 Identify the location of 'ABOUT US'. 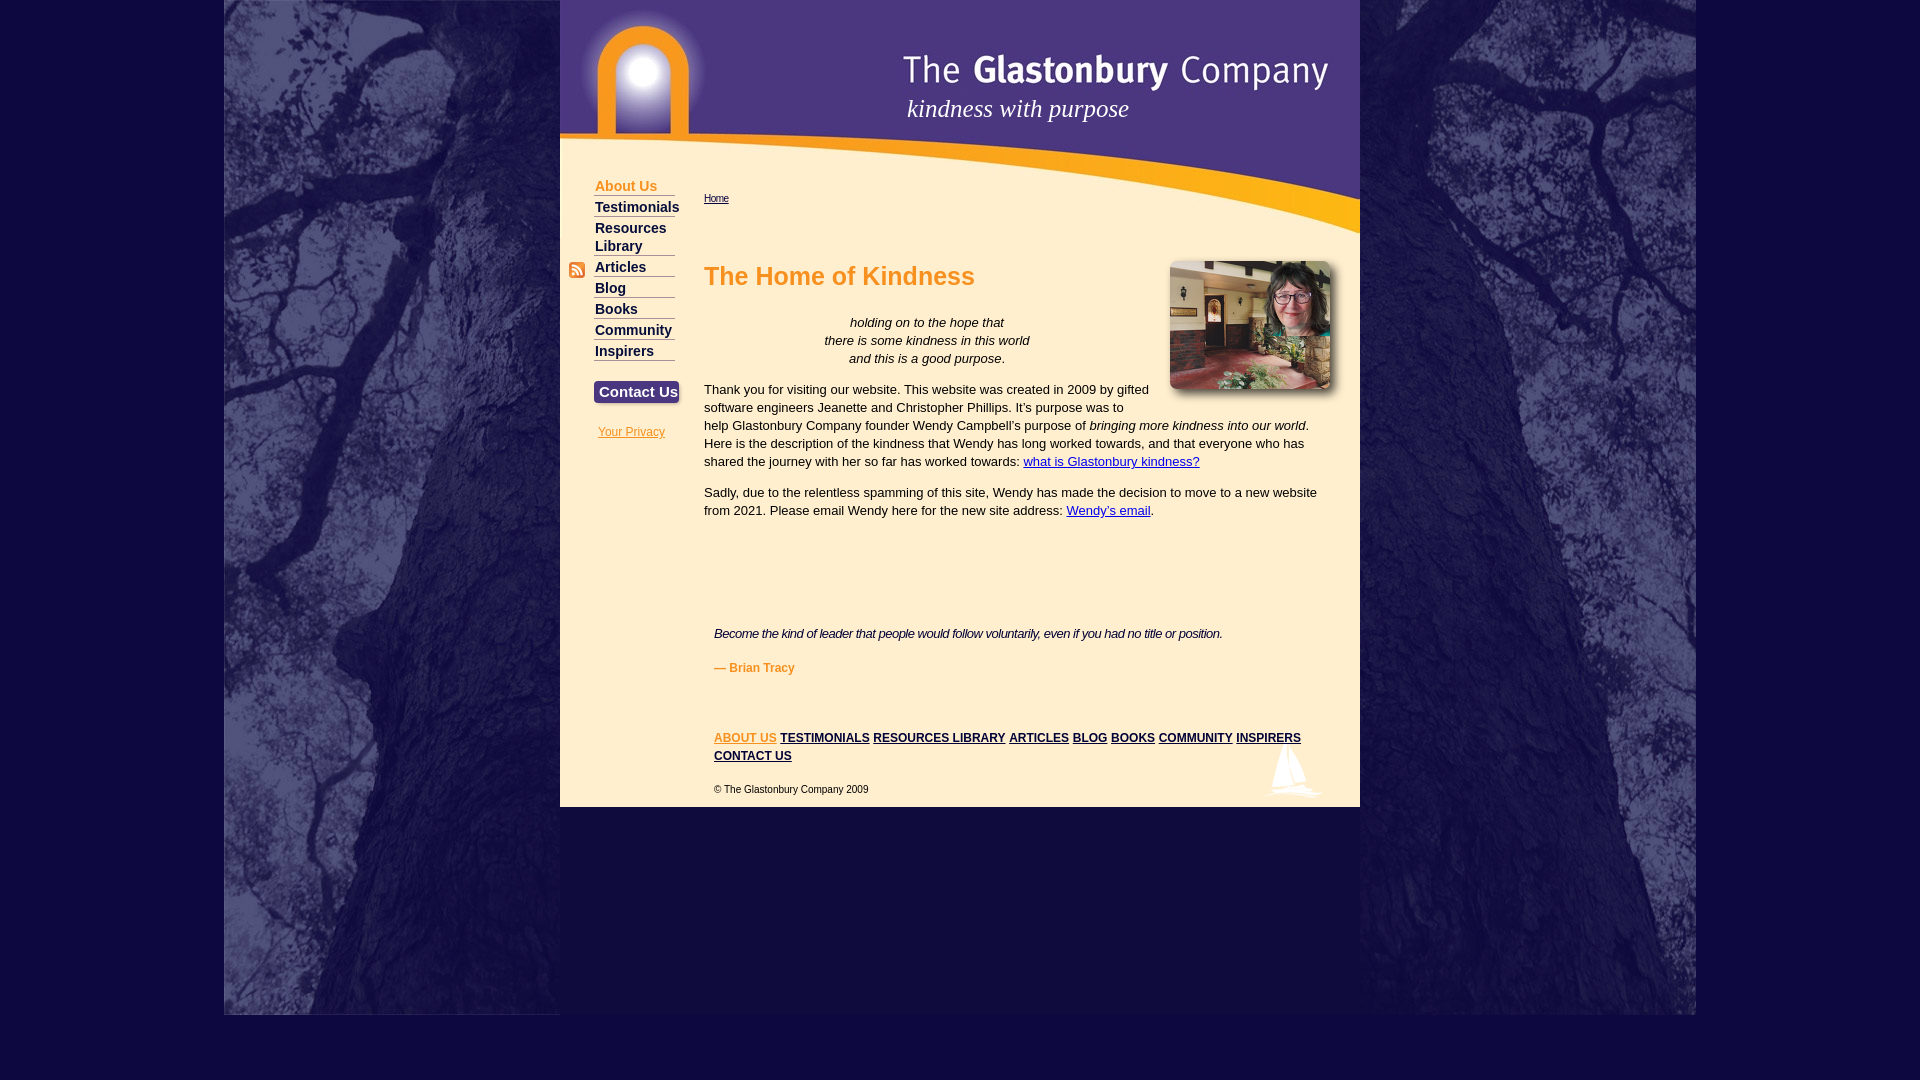
(744, 737).